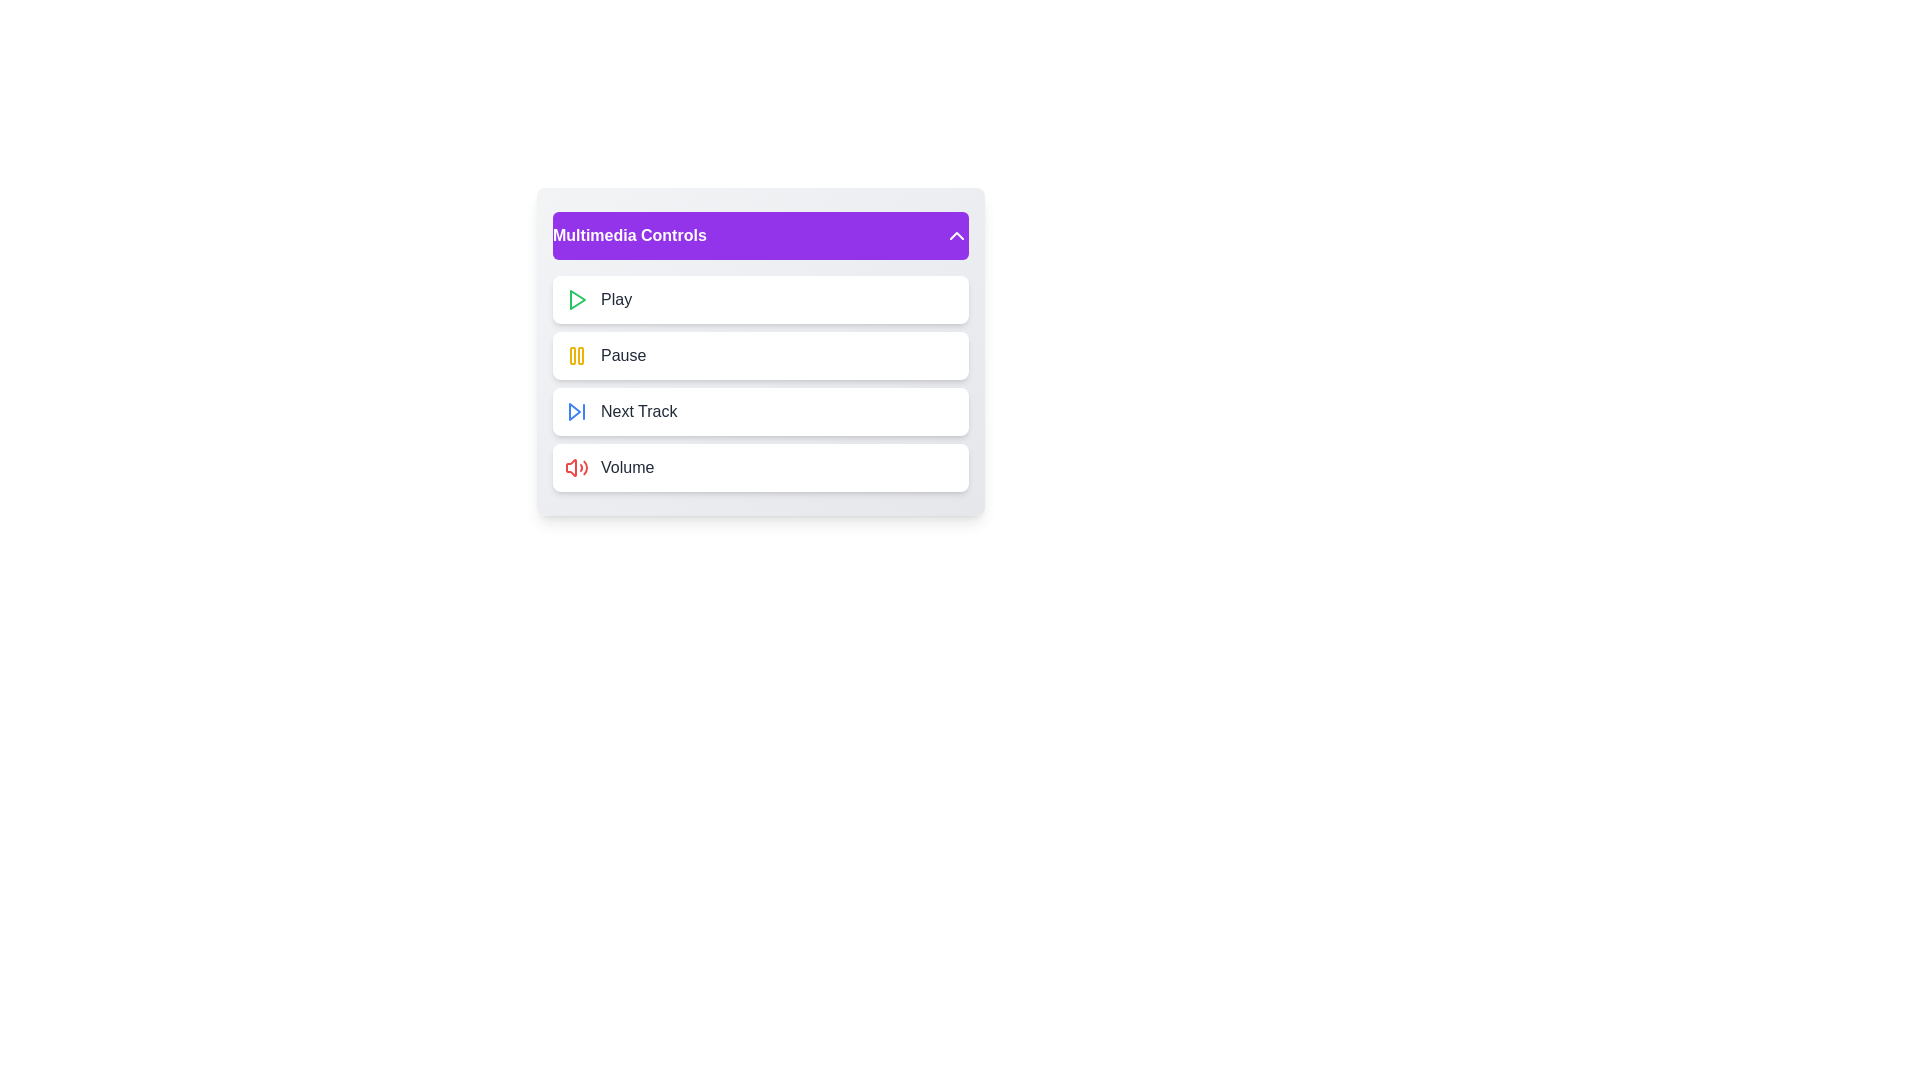 The width and height of the screenshot is (1920, 1080). What do you see at coordinates (760, 411) in the screenshot?
I see `the 'Next Track' button in the Multimedia Controls section to change its background color indicating interactivity` at bounding box center [760, 411].